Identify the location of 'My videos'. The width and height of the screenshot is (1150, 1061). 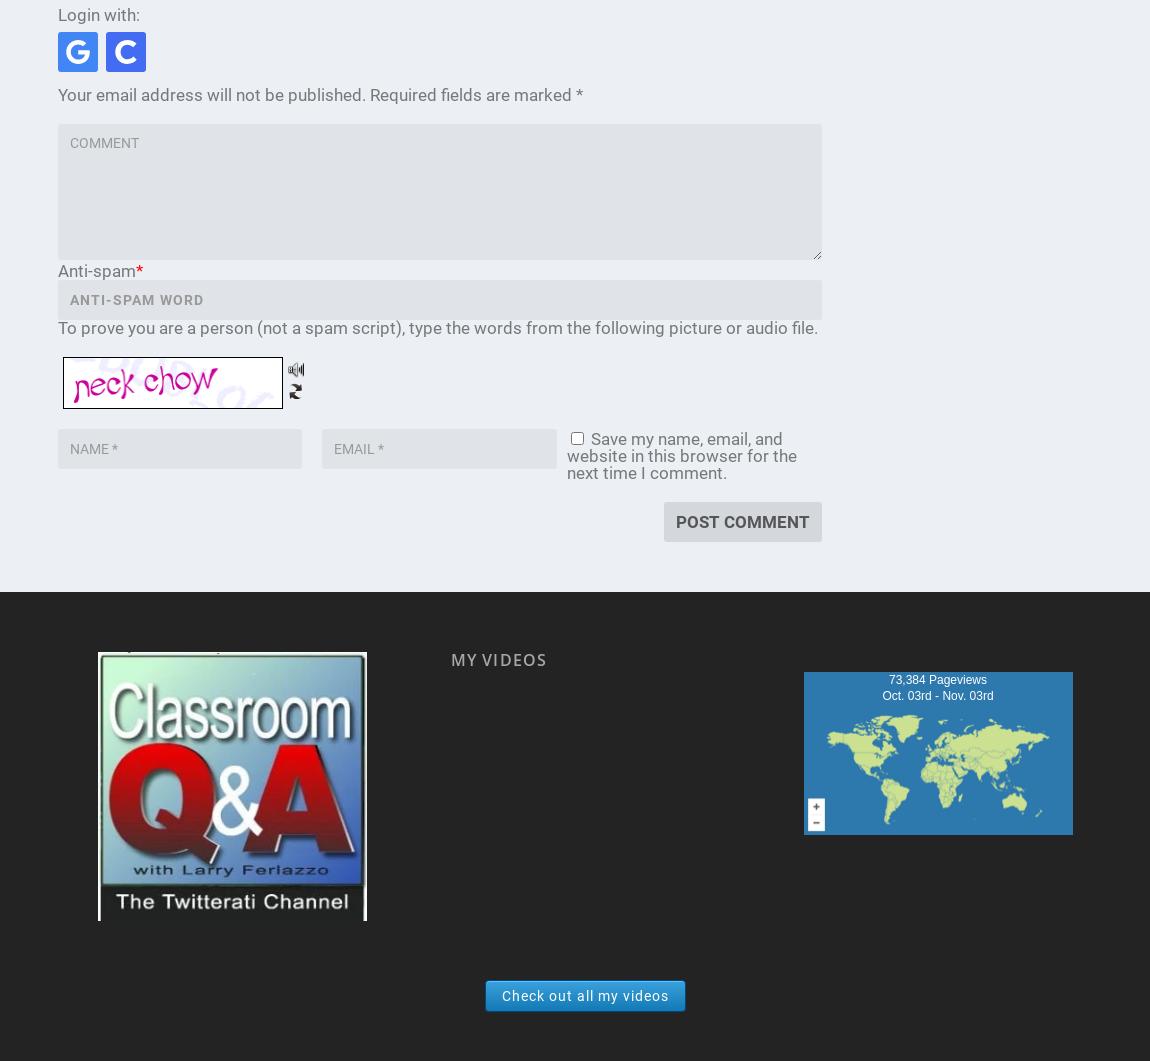
(449, 659).